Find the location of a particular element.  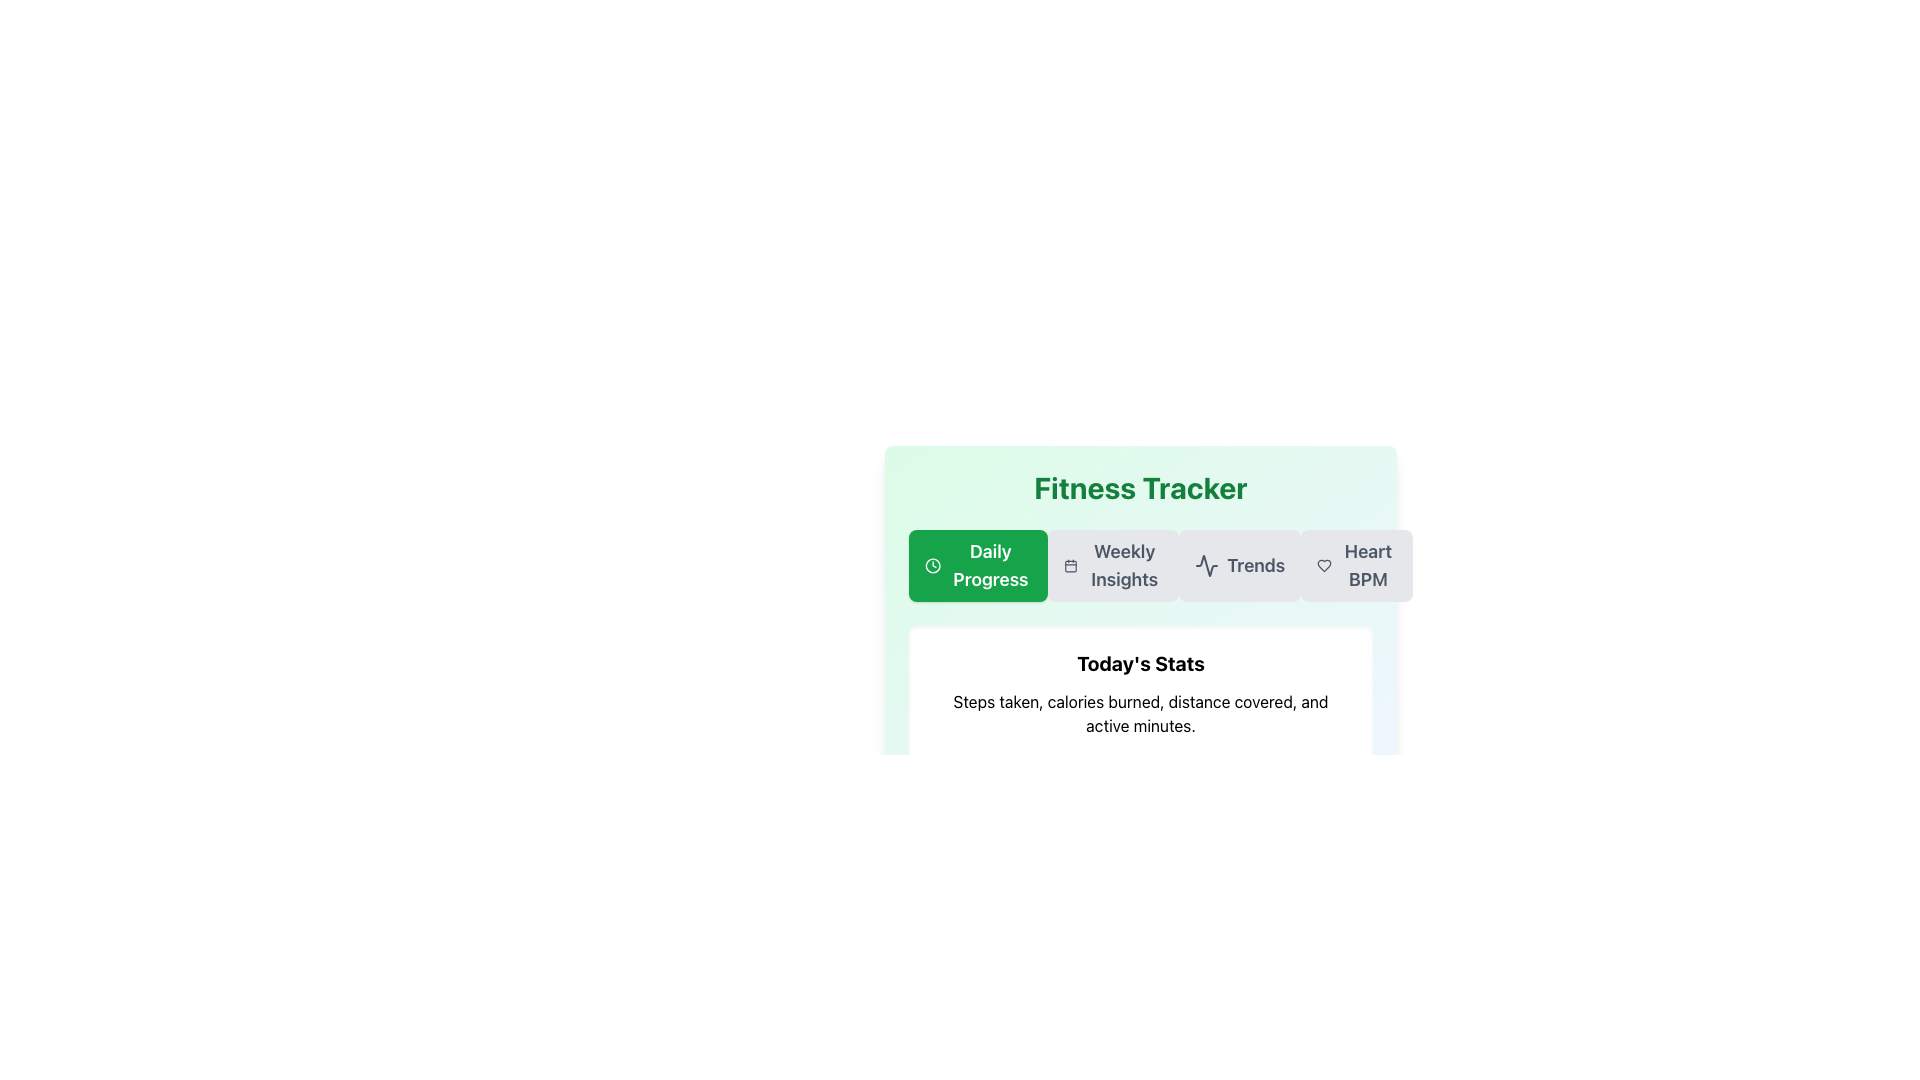

the clock icon positioned to the left of the 'Daily Progress' green button is located at coordinates (932, 566).